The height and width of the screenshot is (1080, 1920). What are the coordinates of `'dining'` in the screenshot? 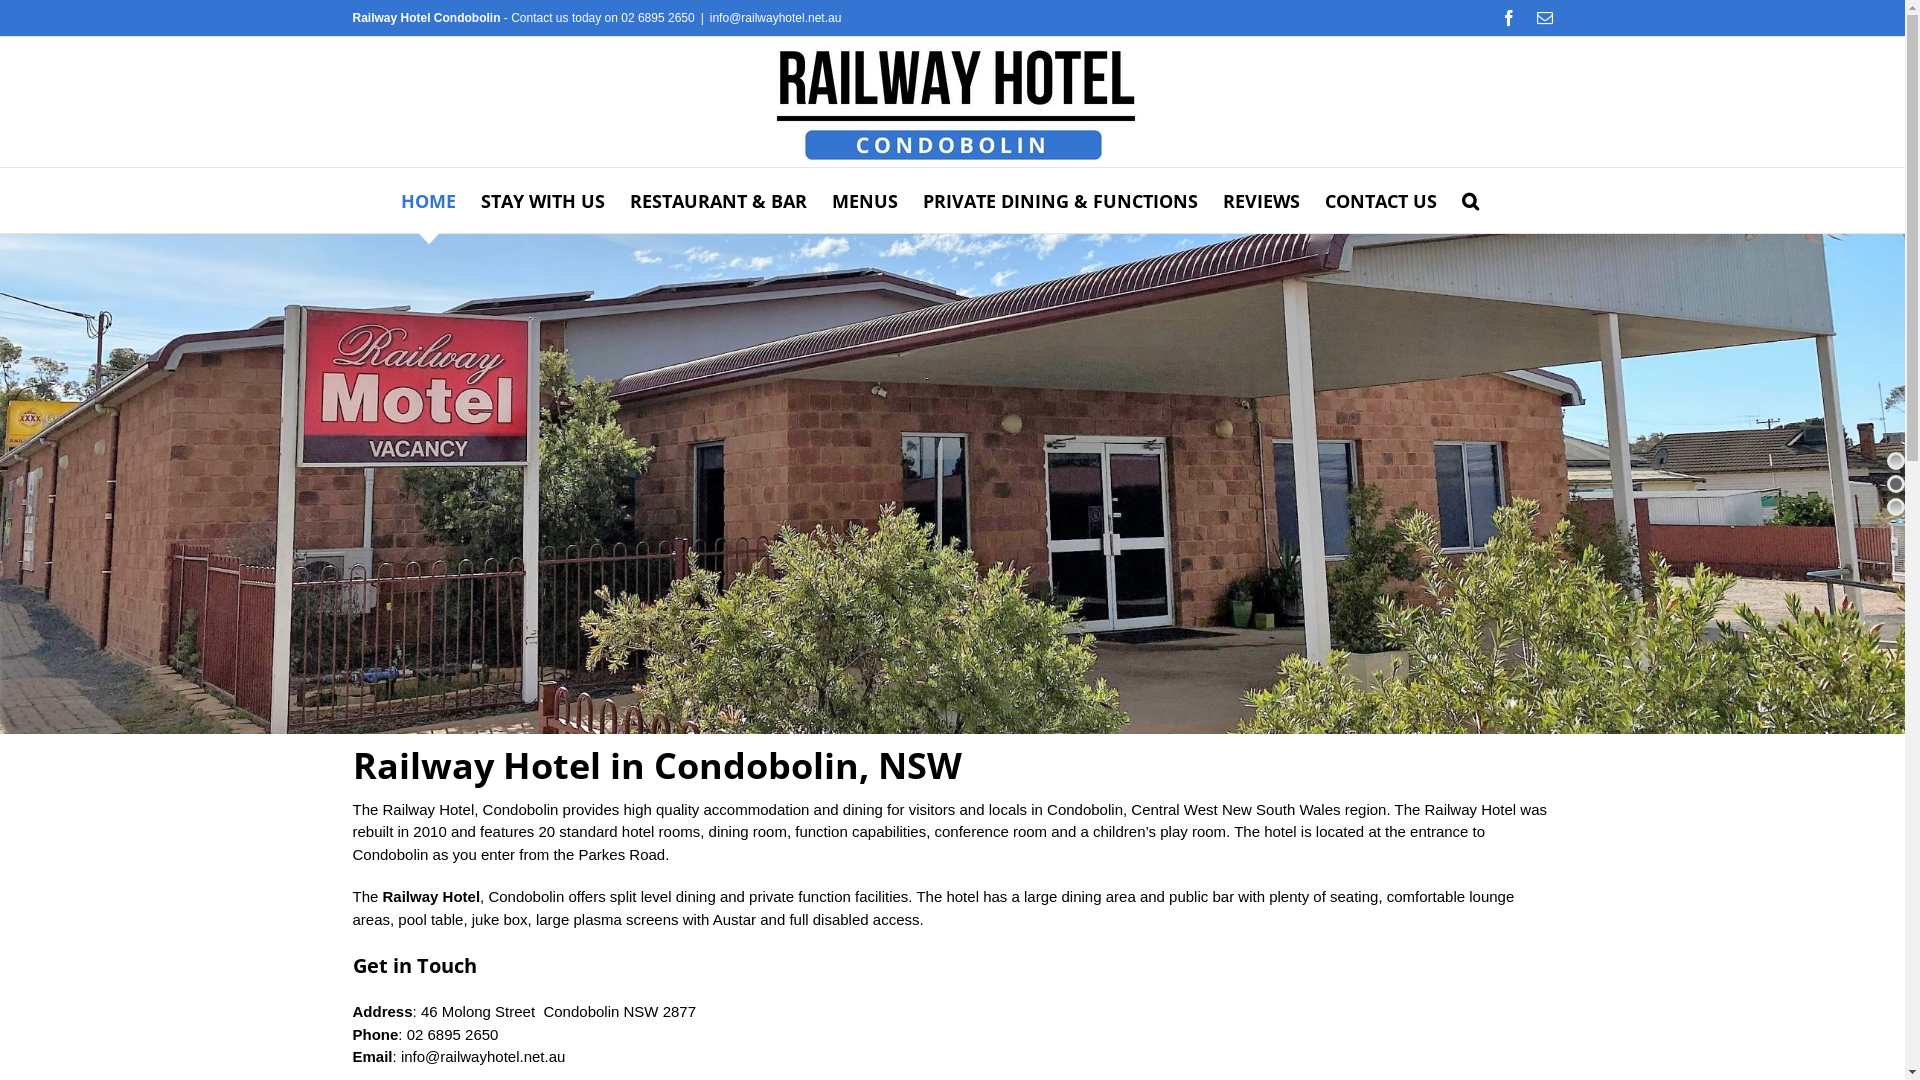 It's located at (863, 808).